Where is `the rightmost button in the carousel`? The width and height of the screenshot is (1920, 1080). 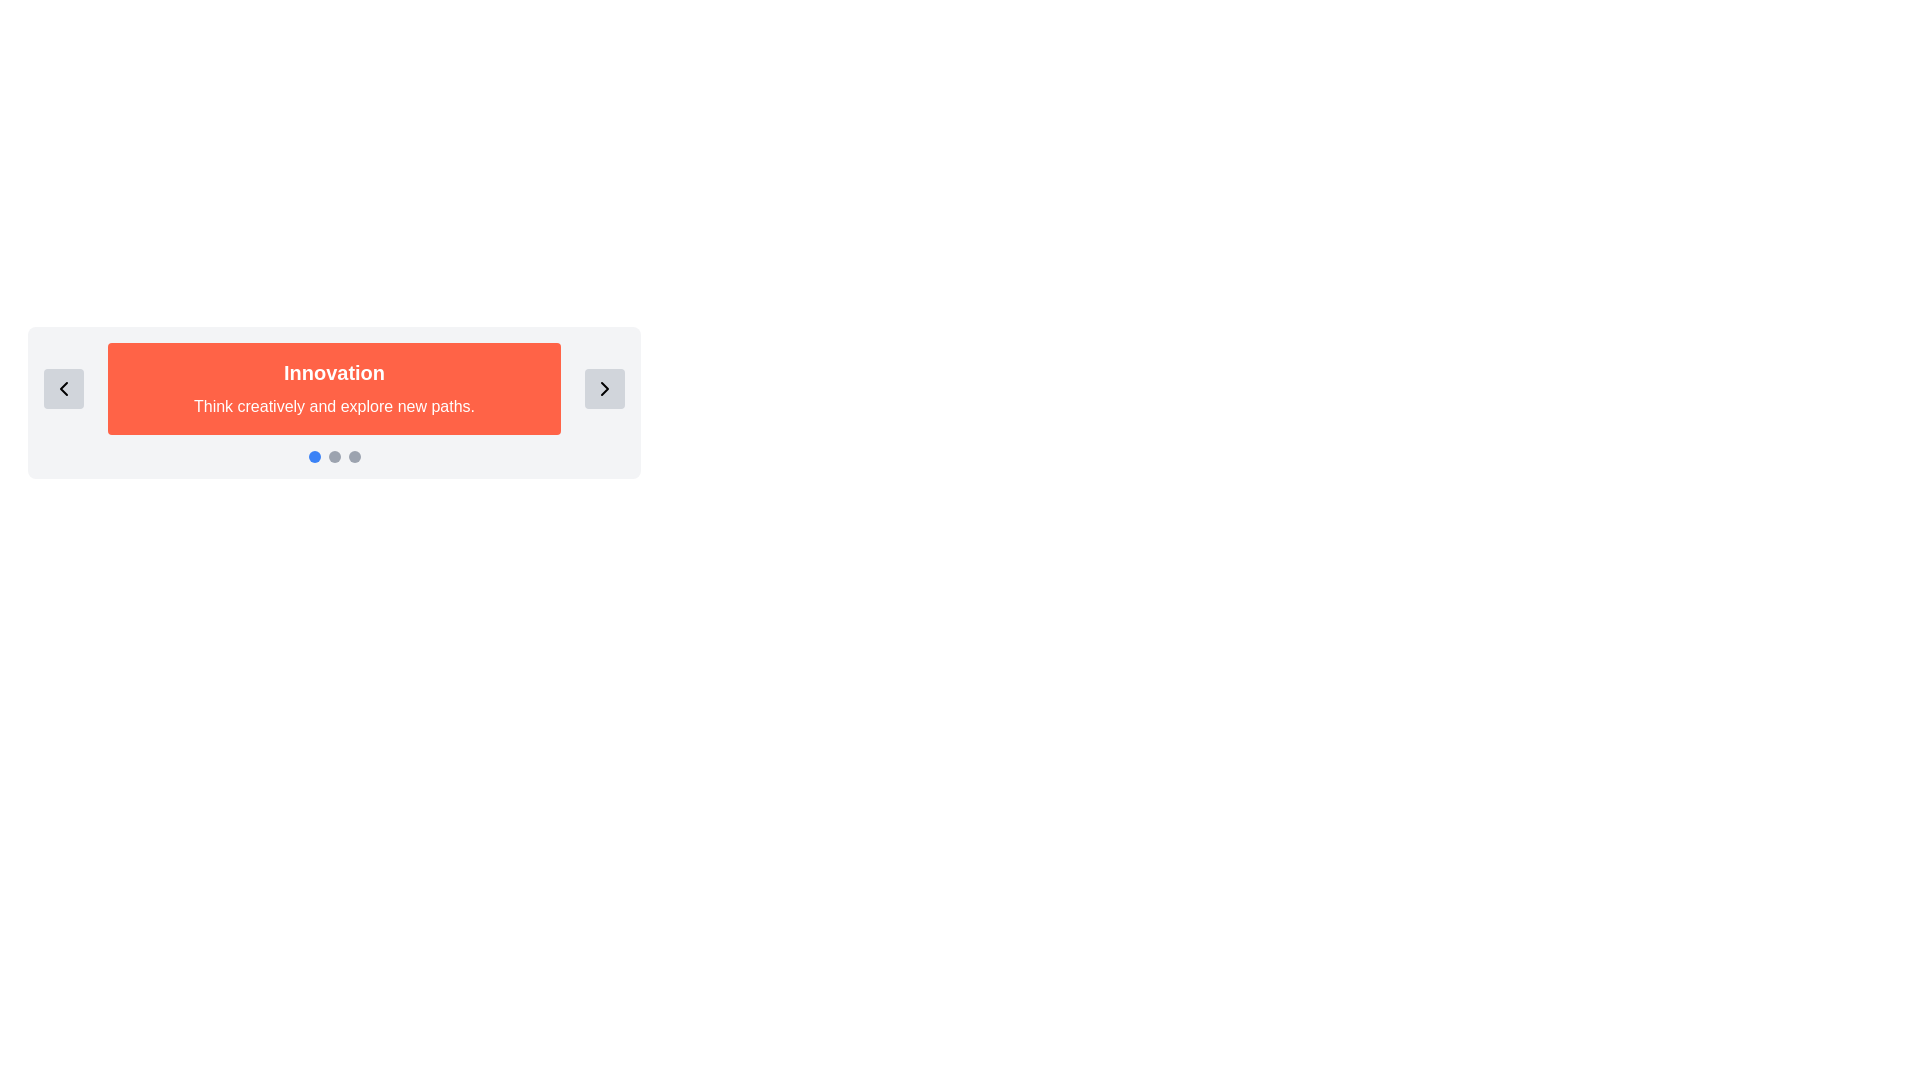 the rightmost button in the carousel is located at coordinates (603, 389).